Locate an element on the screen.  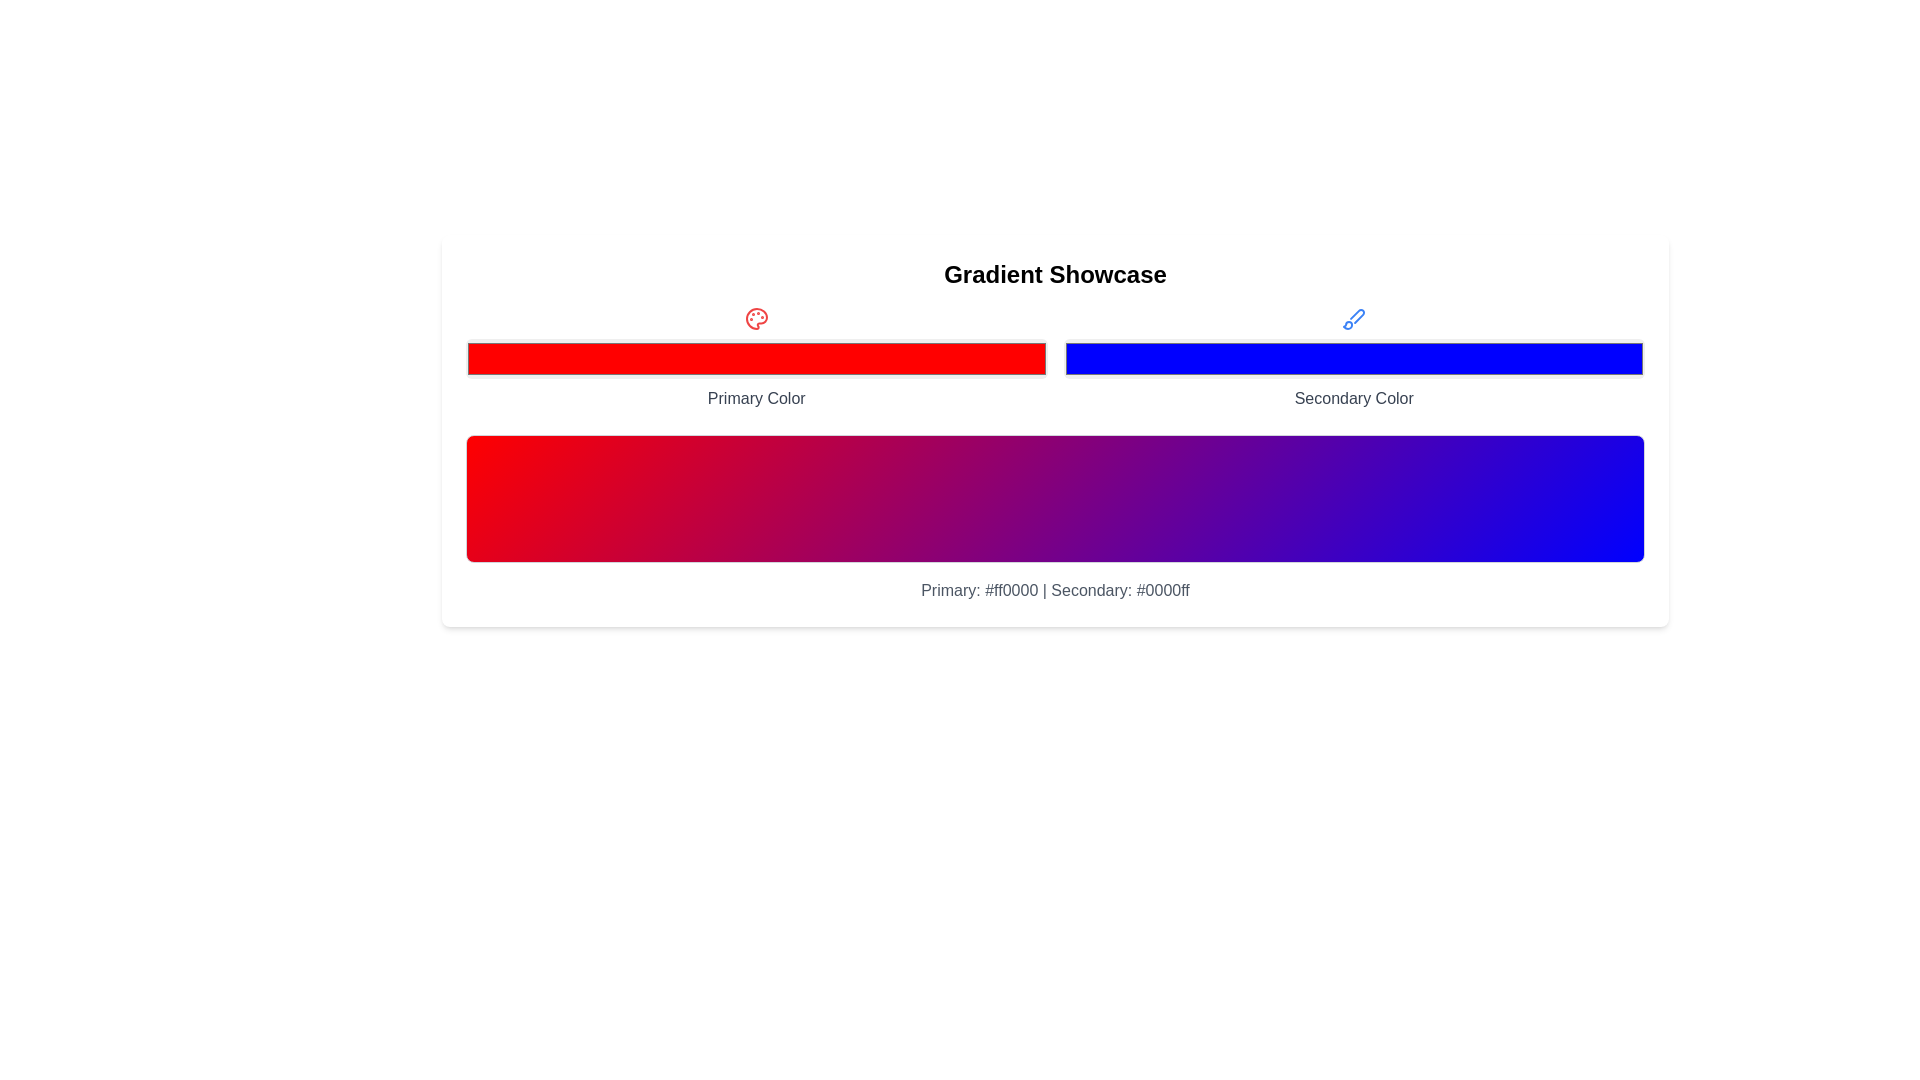
the vibrant blue color picker input box labeled 'Secondary Color' is located at coordinates (1354, 357).